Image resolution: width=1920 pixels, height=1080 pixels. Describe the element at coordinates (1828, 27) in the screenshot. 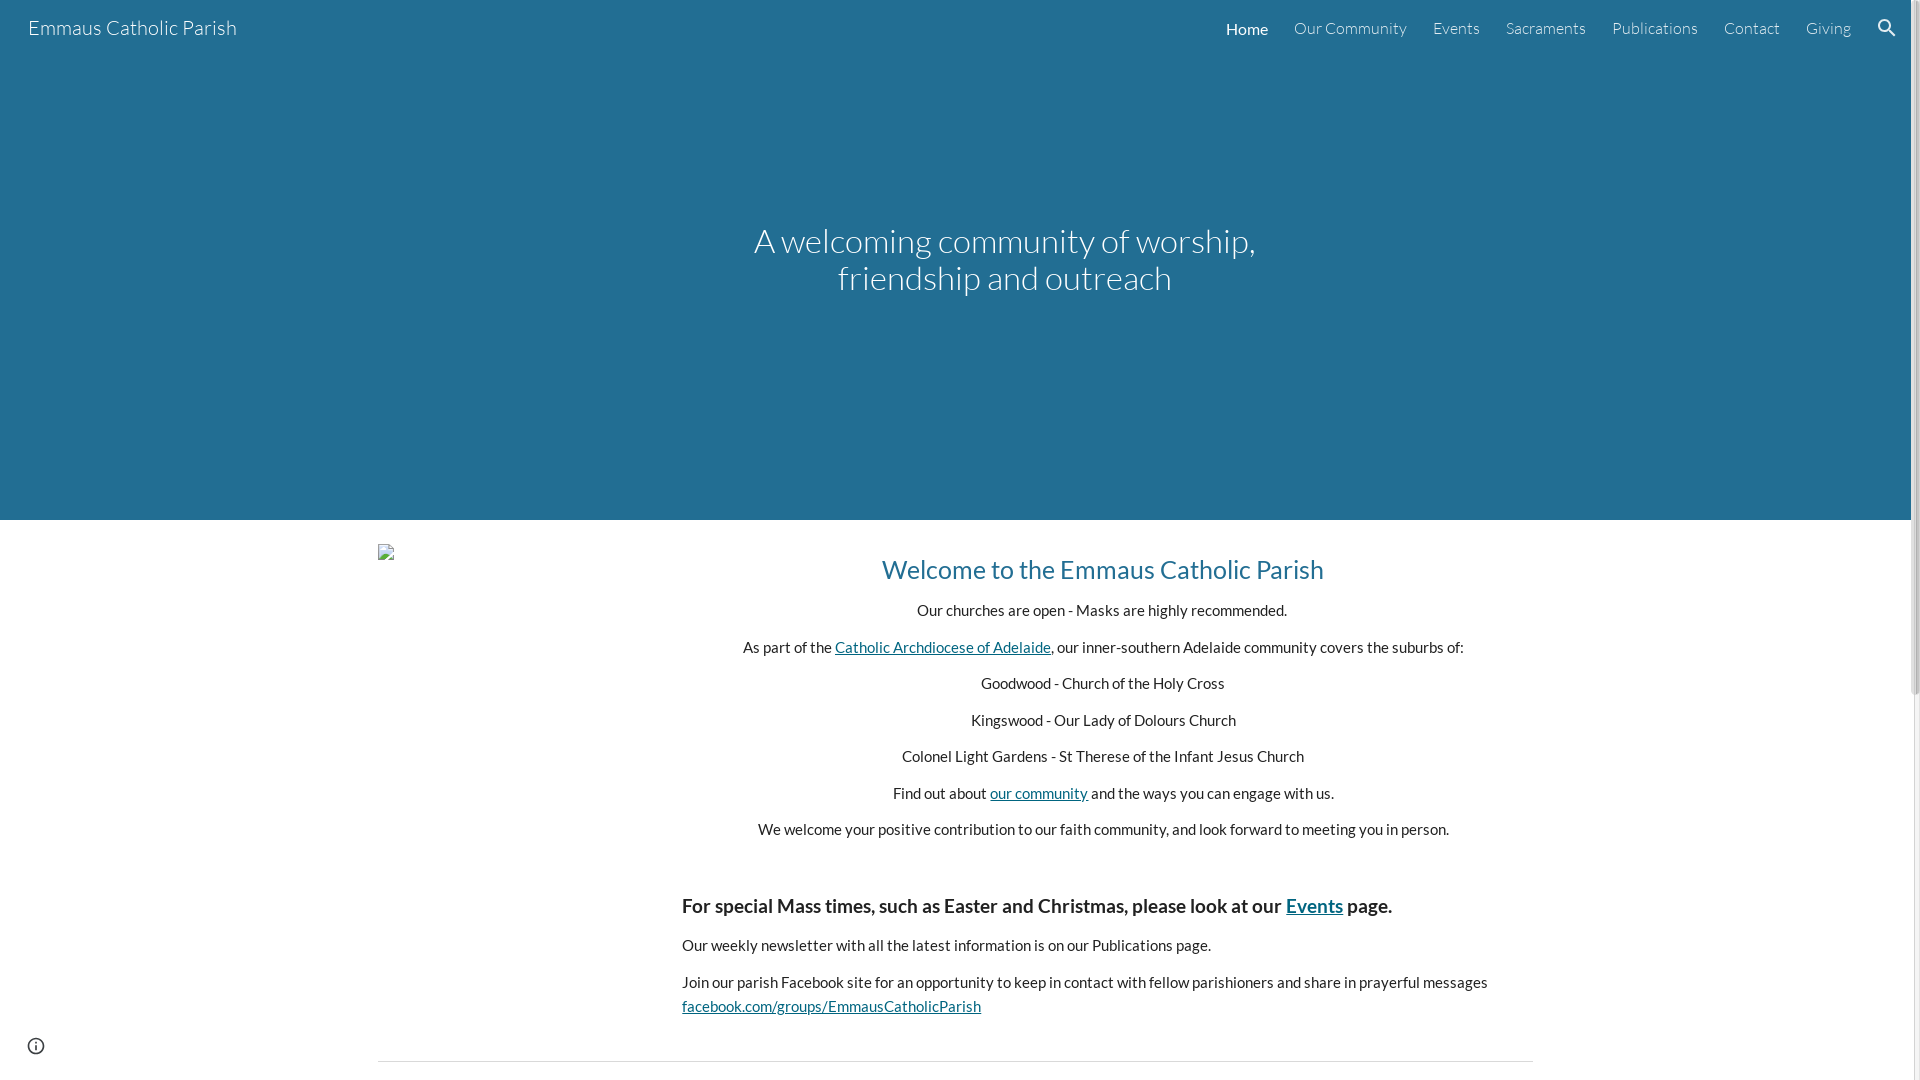

I see `'Giving'` at that location.